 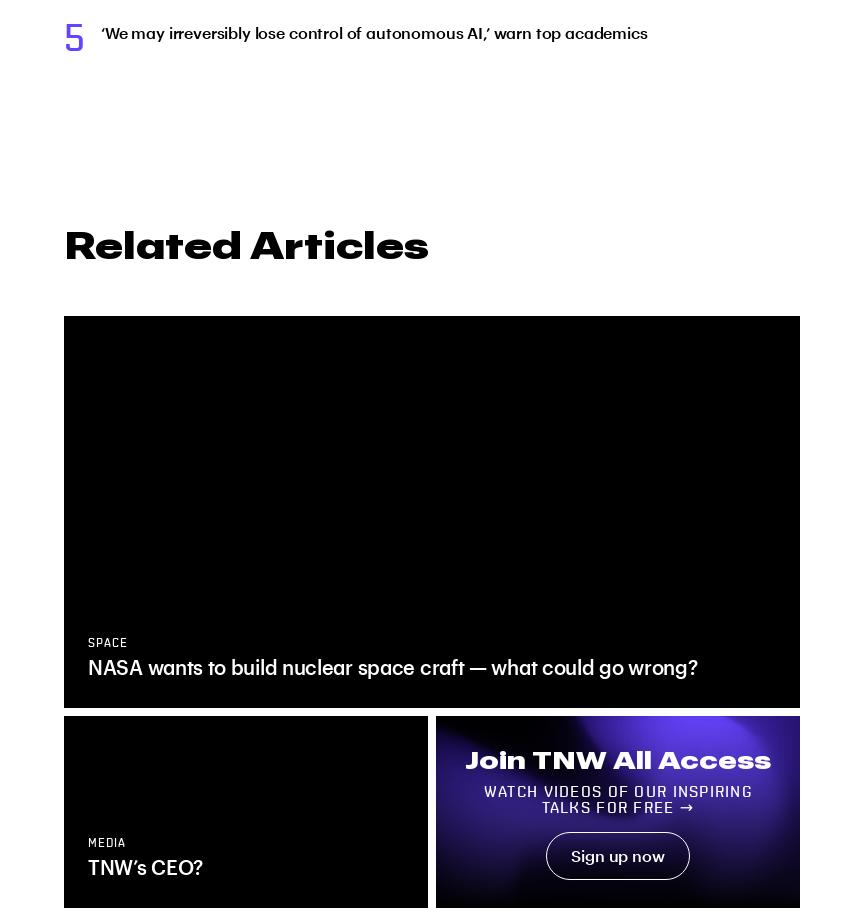 I want to click on 'Watch videos of our inspiring talks for free →', so click(x=616, y=798).